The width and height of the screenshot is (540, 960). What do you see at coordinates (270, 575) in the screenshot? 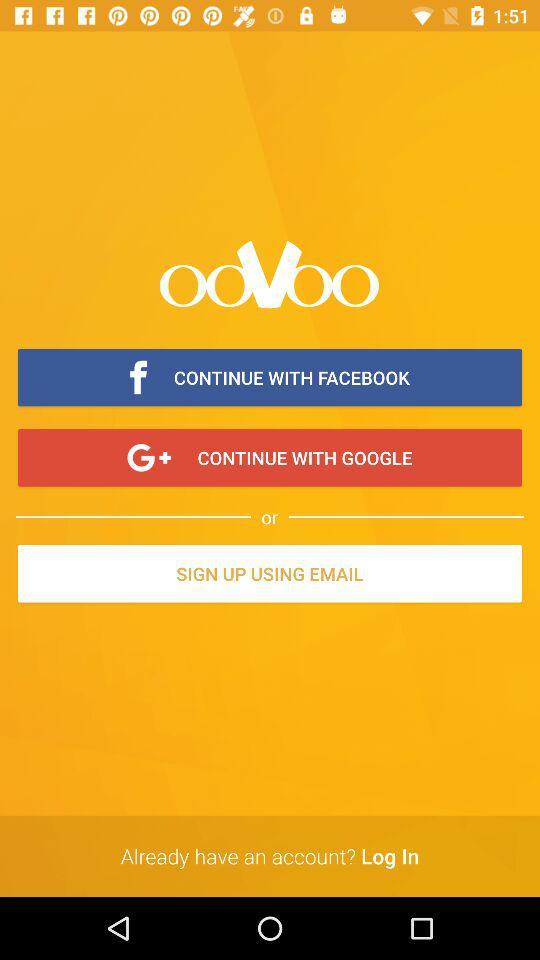
I see `the icon above already have an item` at bounding box center [270, 575].